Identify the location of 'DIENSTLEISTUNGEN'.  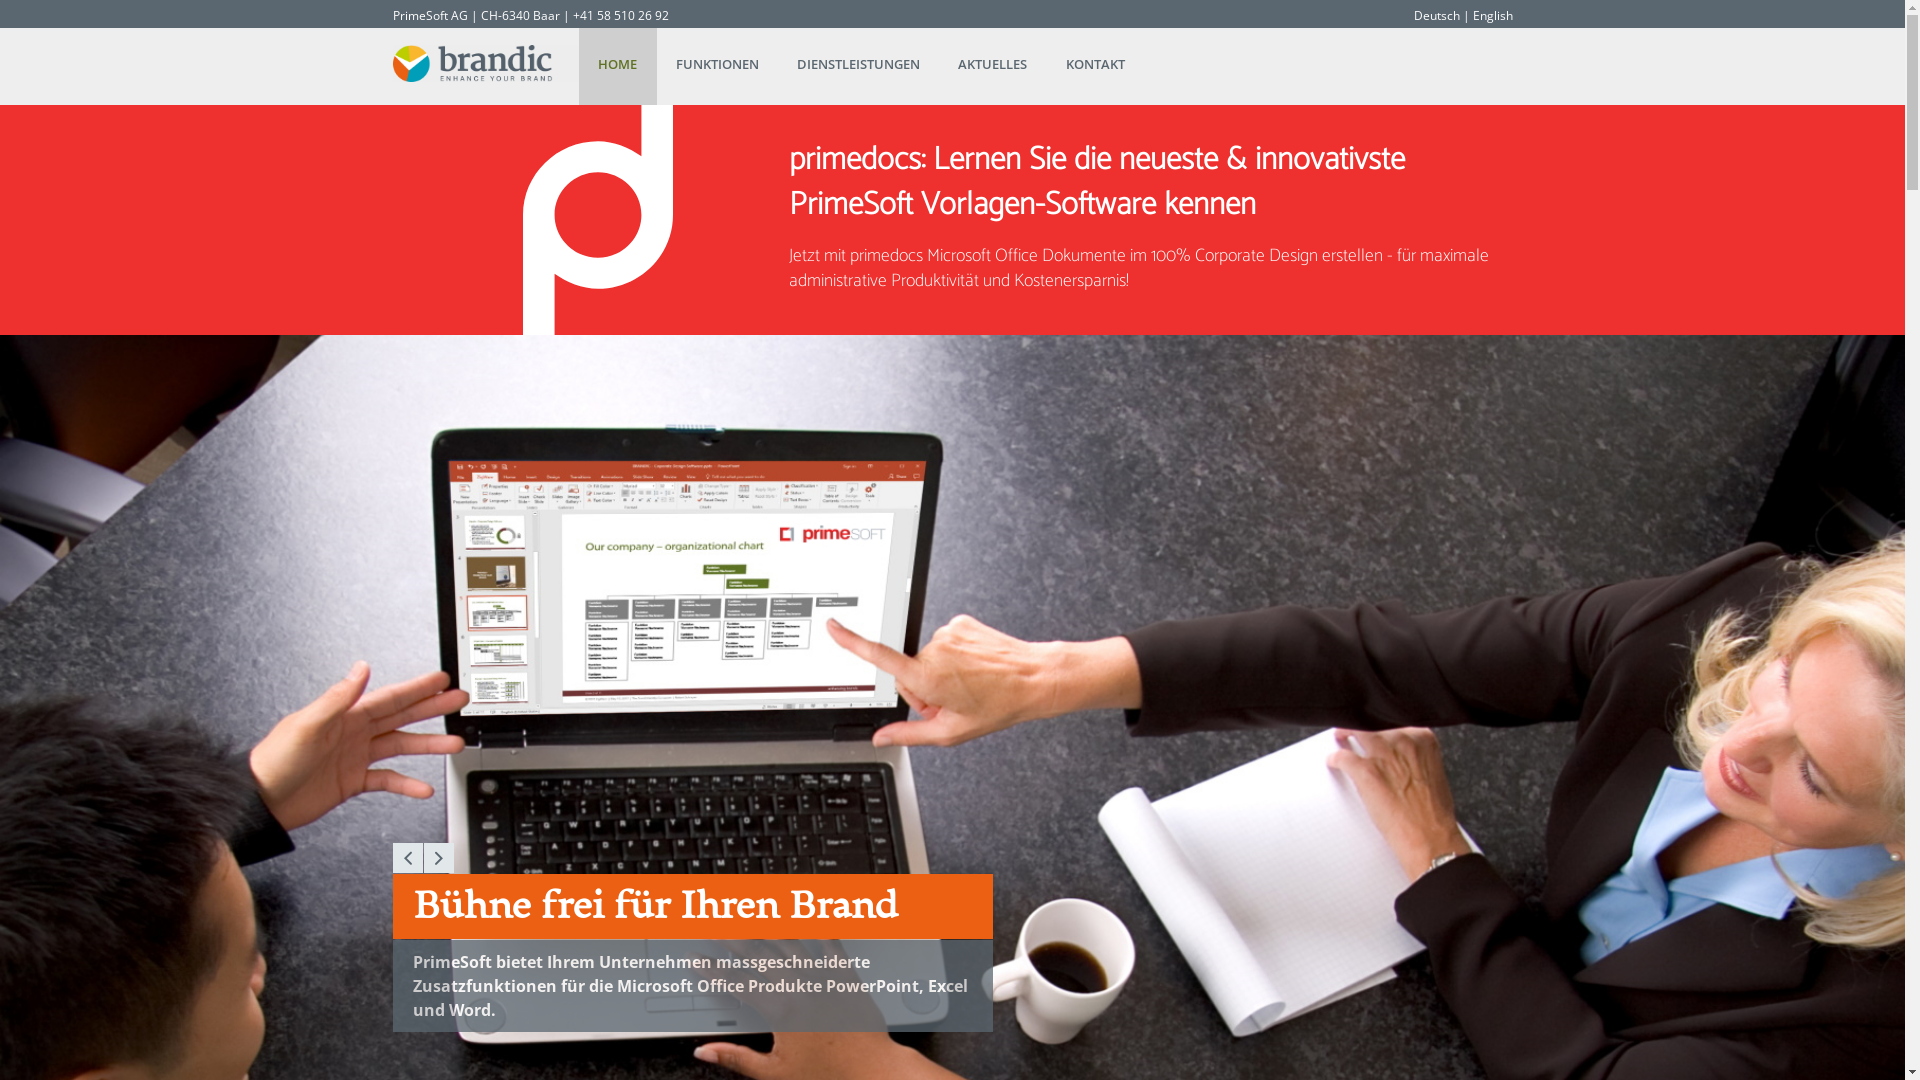
(858, 65).